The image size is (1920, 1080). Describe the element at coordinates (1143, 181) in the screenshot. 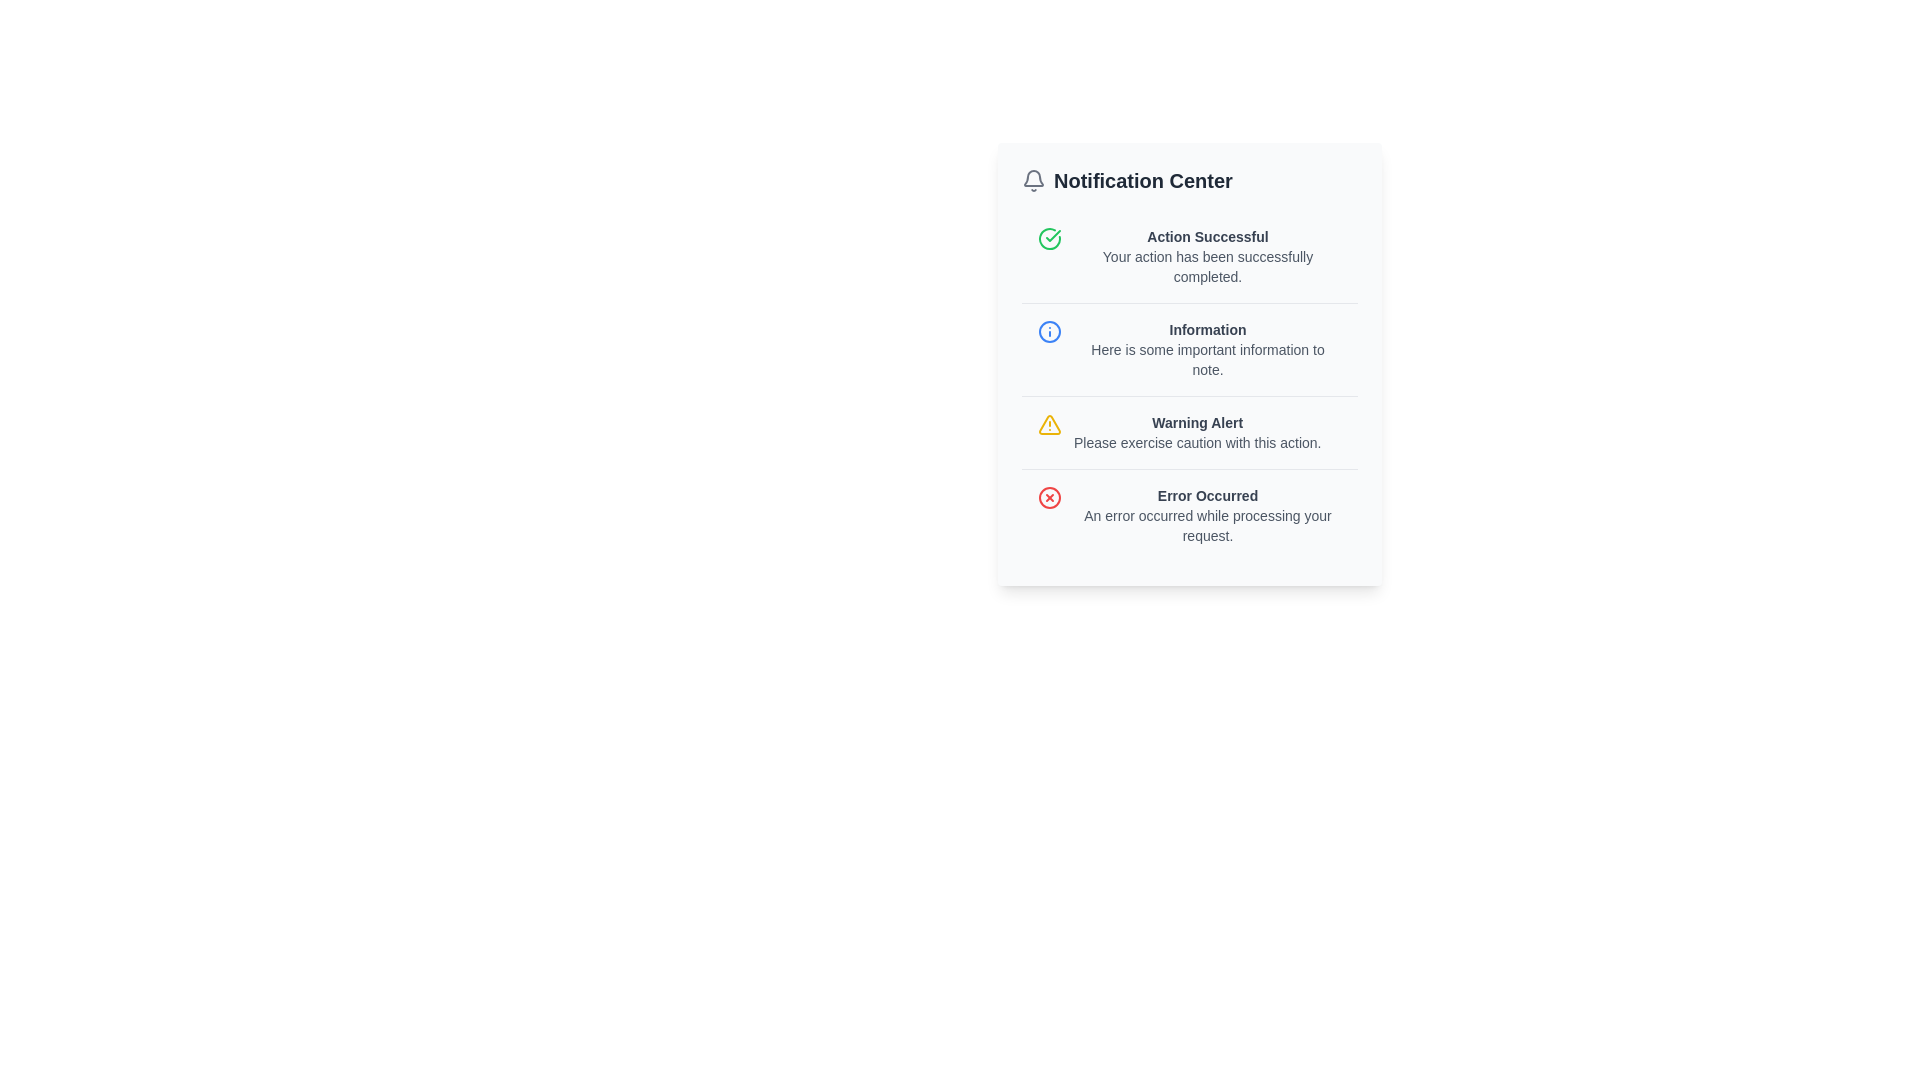

I see `the 'Notification Center' text label, which is styled with a large font size, bold weight, and dark gray color, located near the top of the notification panel, to the right of a bell icon` at that location.